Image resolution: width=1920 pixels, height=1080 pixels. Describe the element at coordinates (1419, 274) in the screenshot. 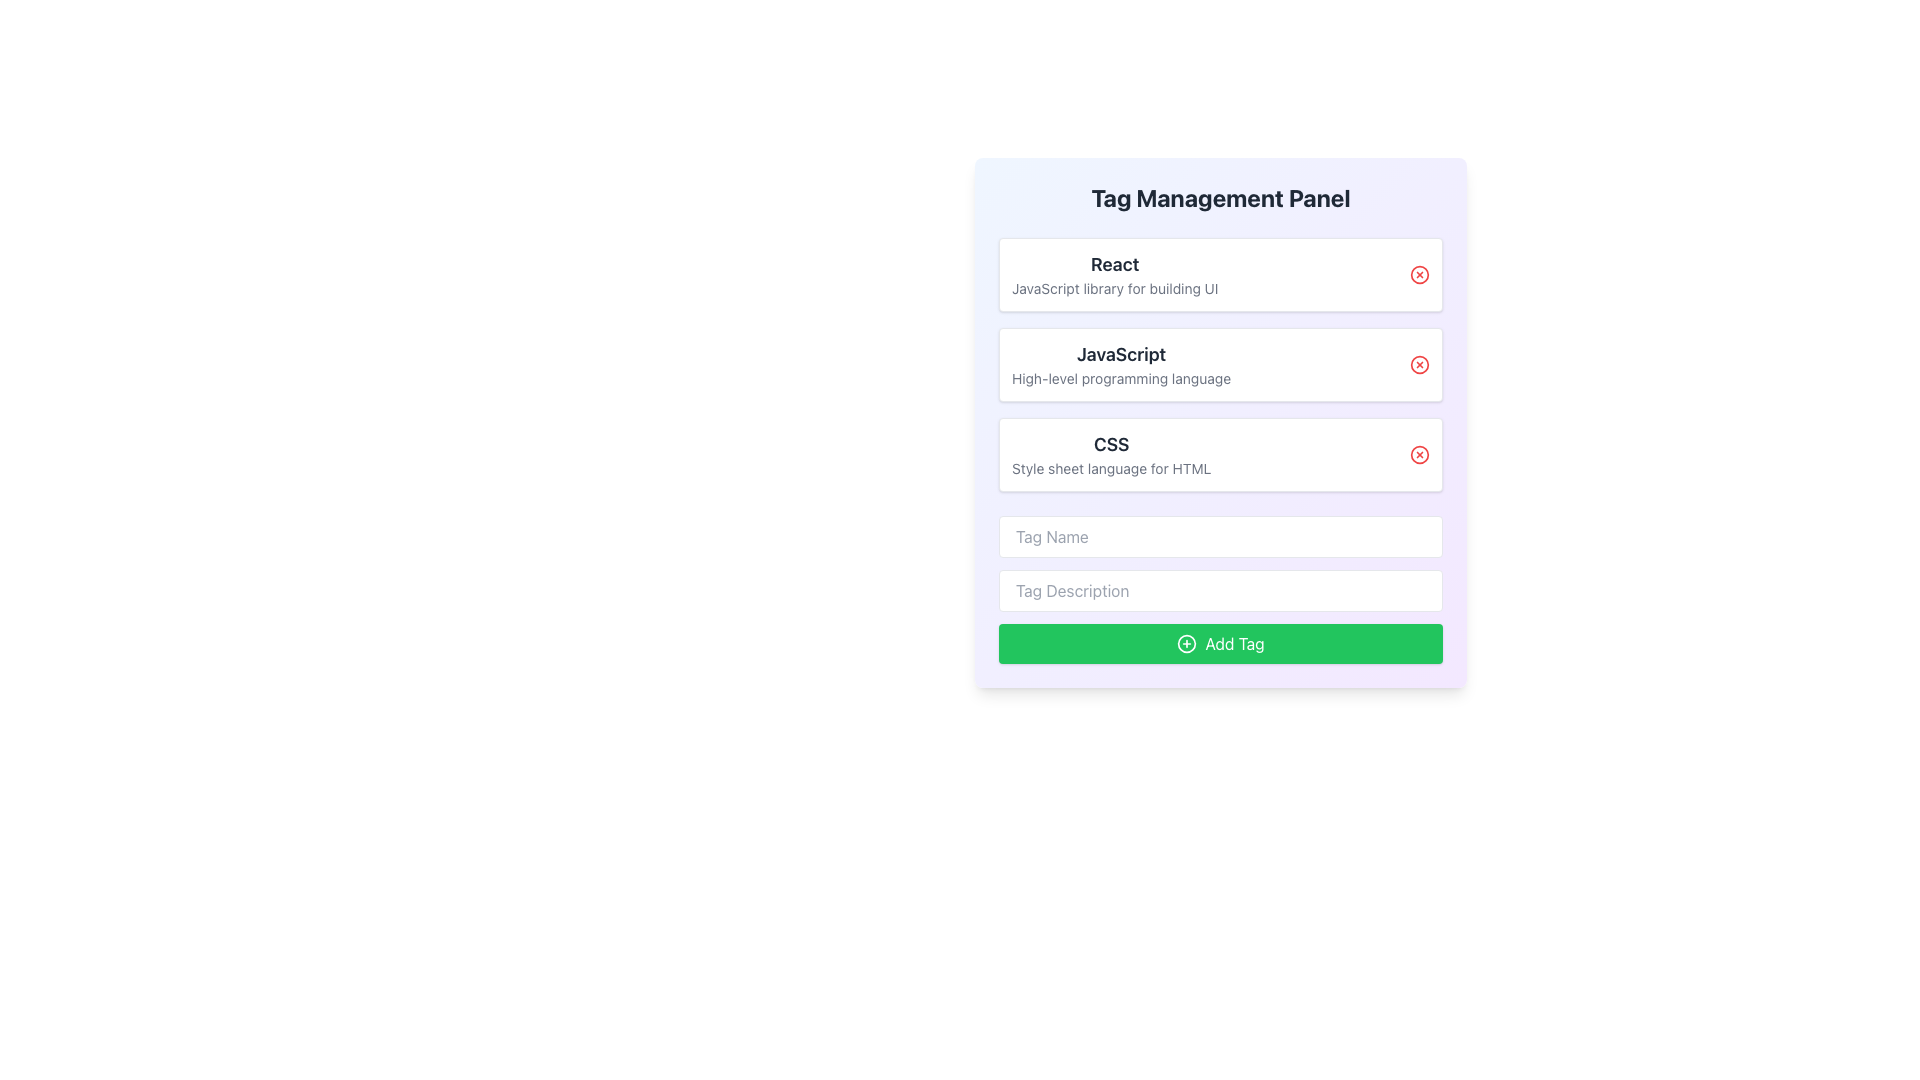

I see `the outer circular boundary of the SVG icon representing the close or cancel action associated with the 'React' tag in the 'Tag Management Panel'` at that location.